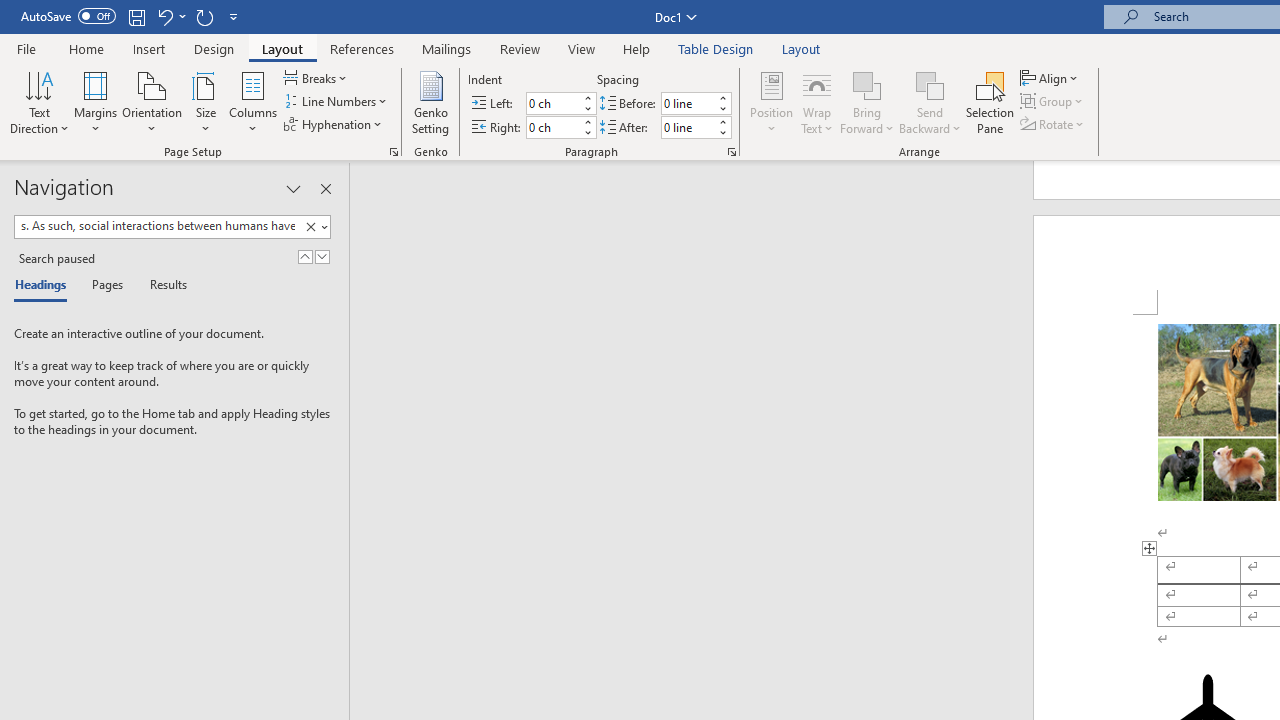 This screenshot has height=720, width=1280. Describe the element at coordinates (552, 103) in the screenshot. I see `'Indent Left'` at that location.